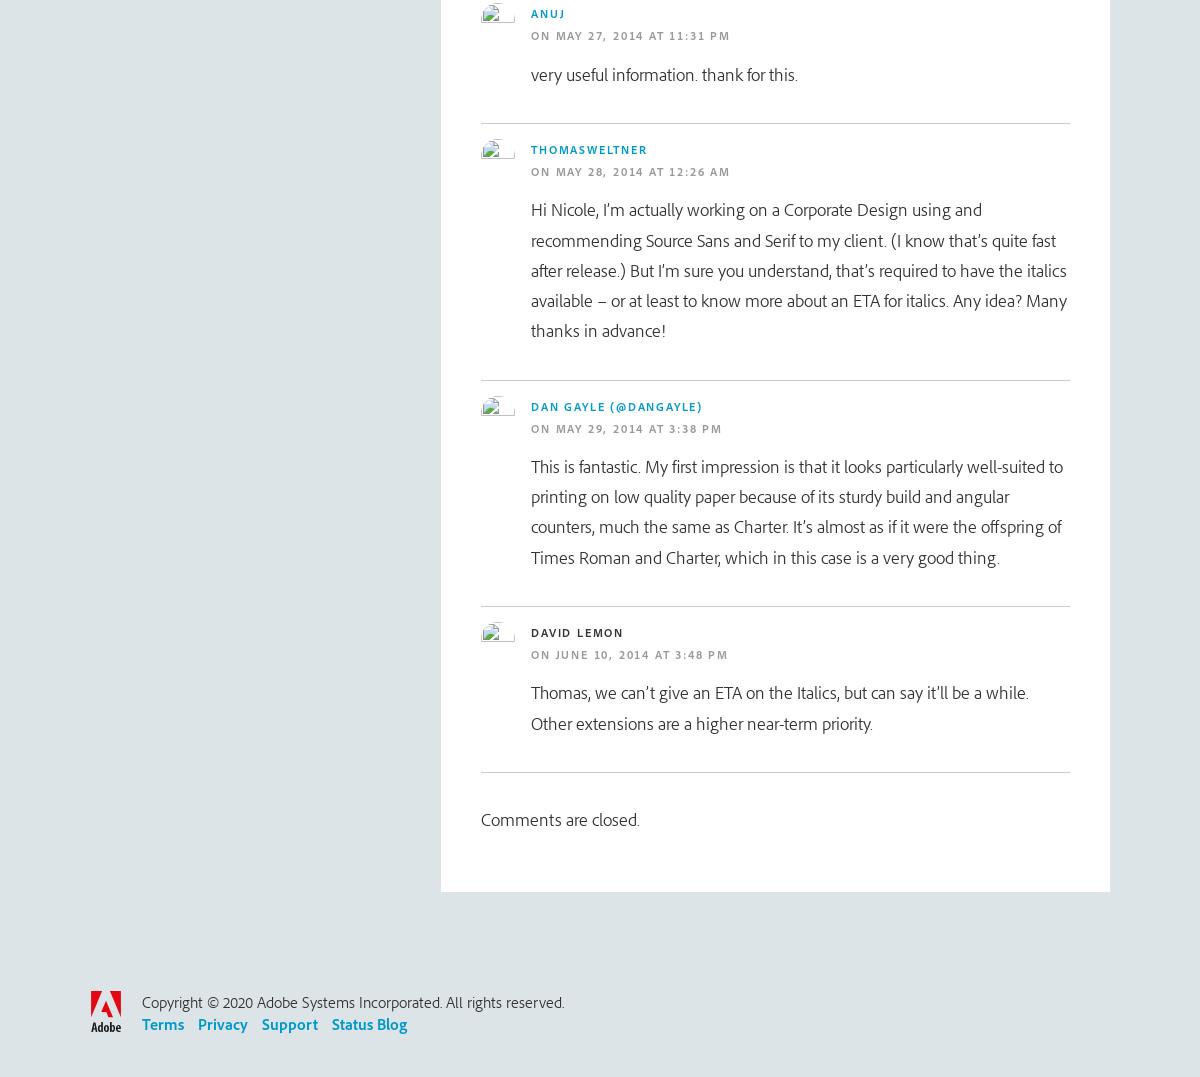 This screenshot has width=1200, height=1077. What do you see at coordinates (638, 426) in the screenshot?
I see `'May 29, 2014 at 3:38 pm'` at bounding box center [638, 426].